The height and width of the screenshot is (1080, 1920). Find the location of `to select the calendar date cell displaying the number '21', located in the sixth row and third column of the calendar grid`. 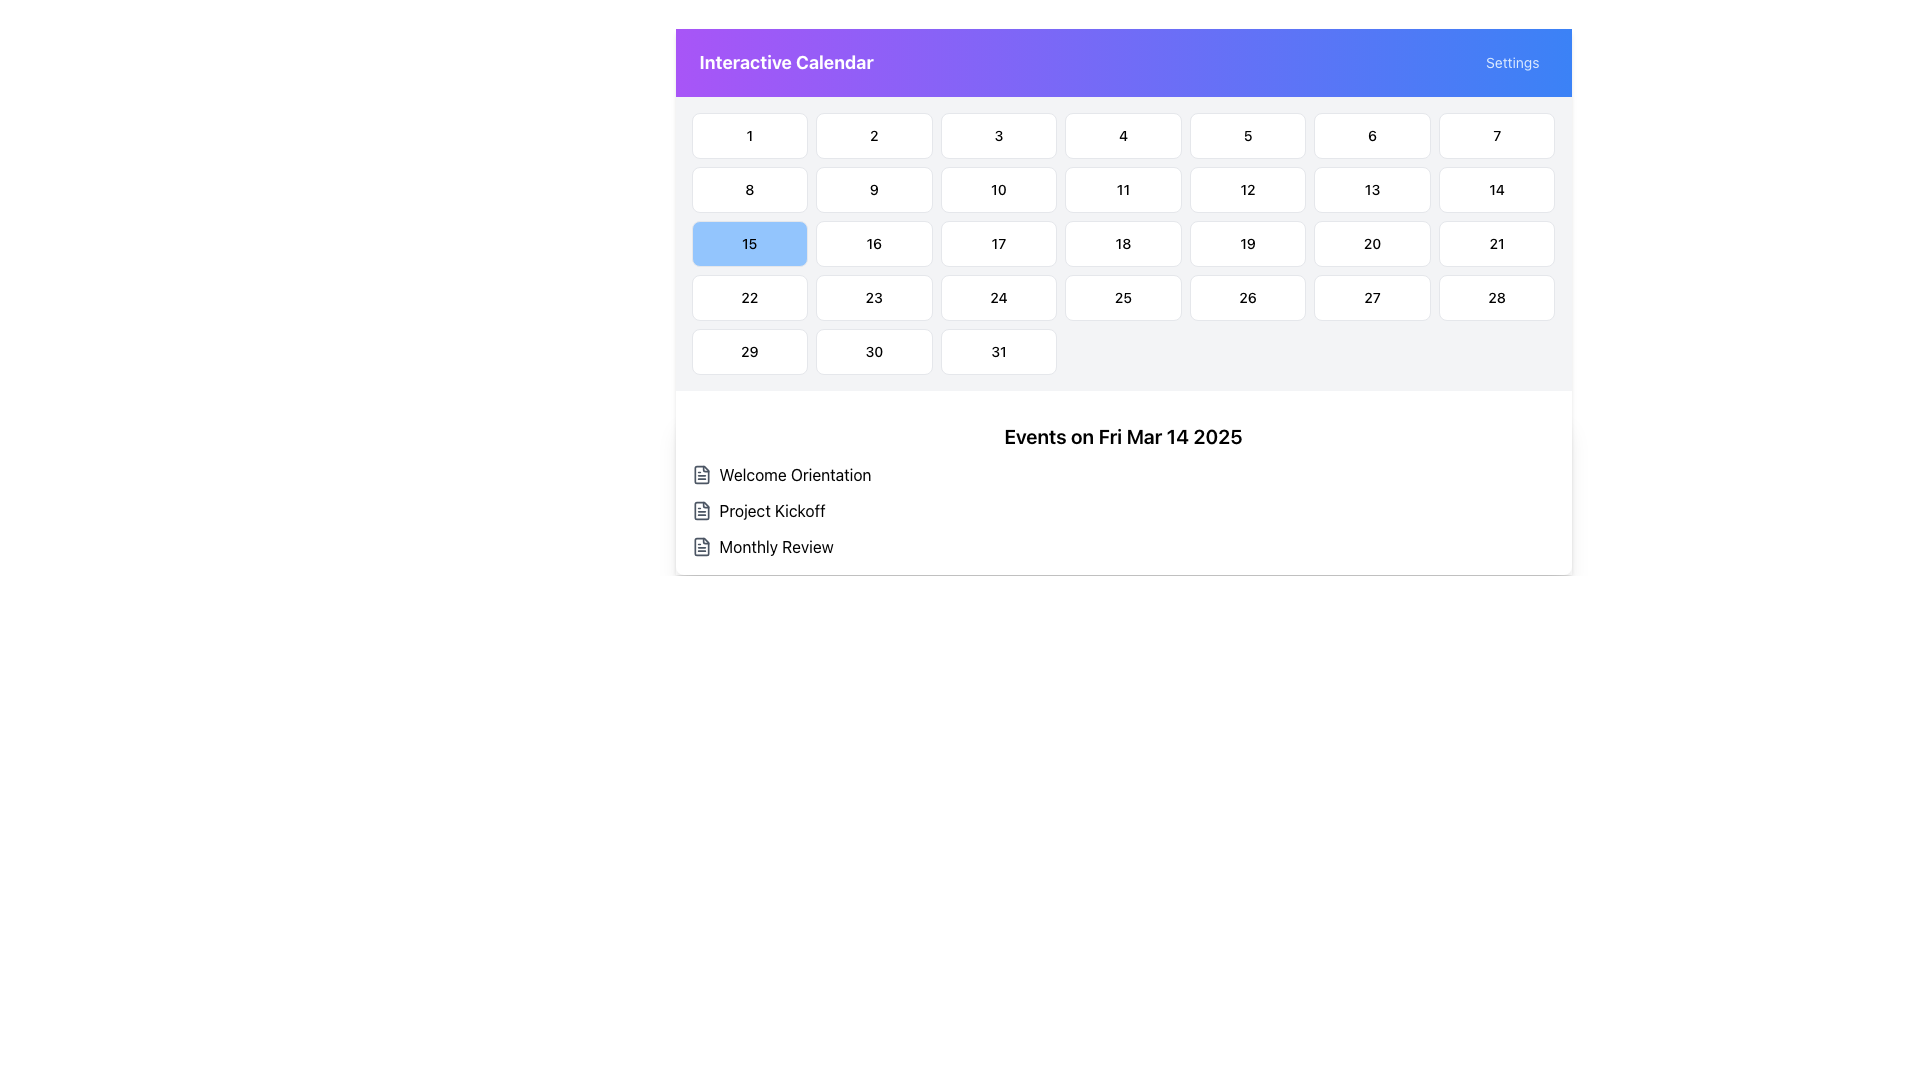

to select the calendar date cell displaying the number '21', located in the sixth row and third column of the calendar grid is located at coordinates (1497, 242).